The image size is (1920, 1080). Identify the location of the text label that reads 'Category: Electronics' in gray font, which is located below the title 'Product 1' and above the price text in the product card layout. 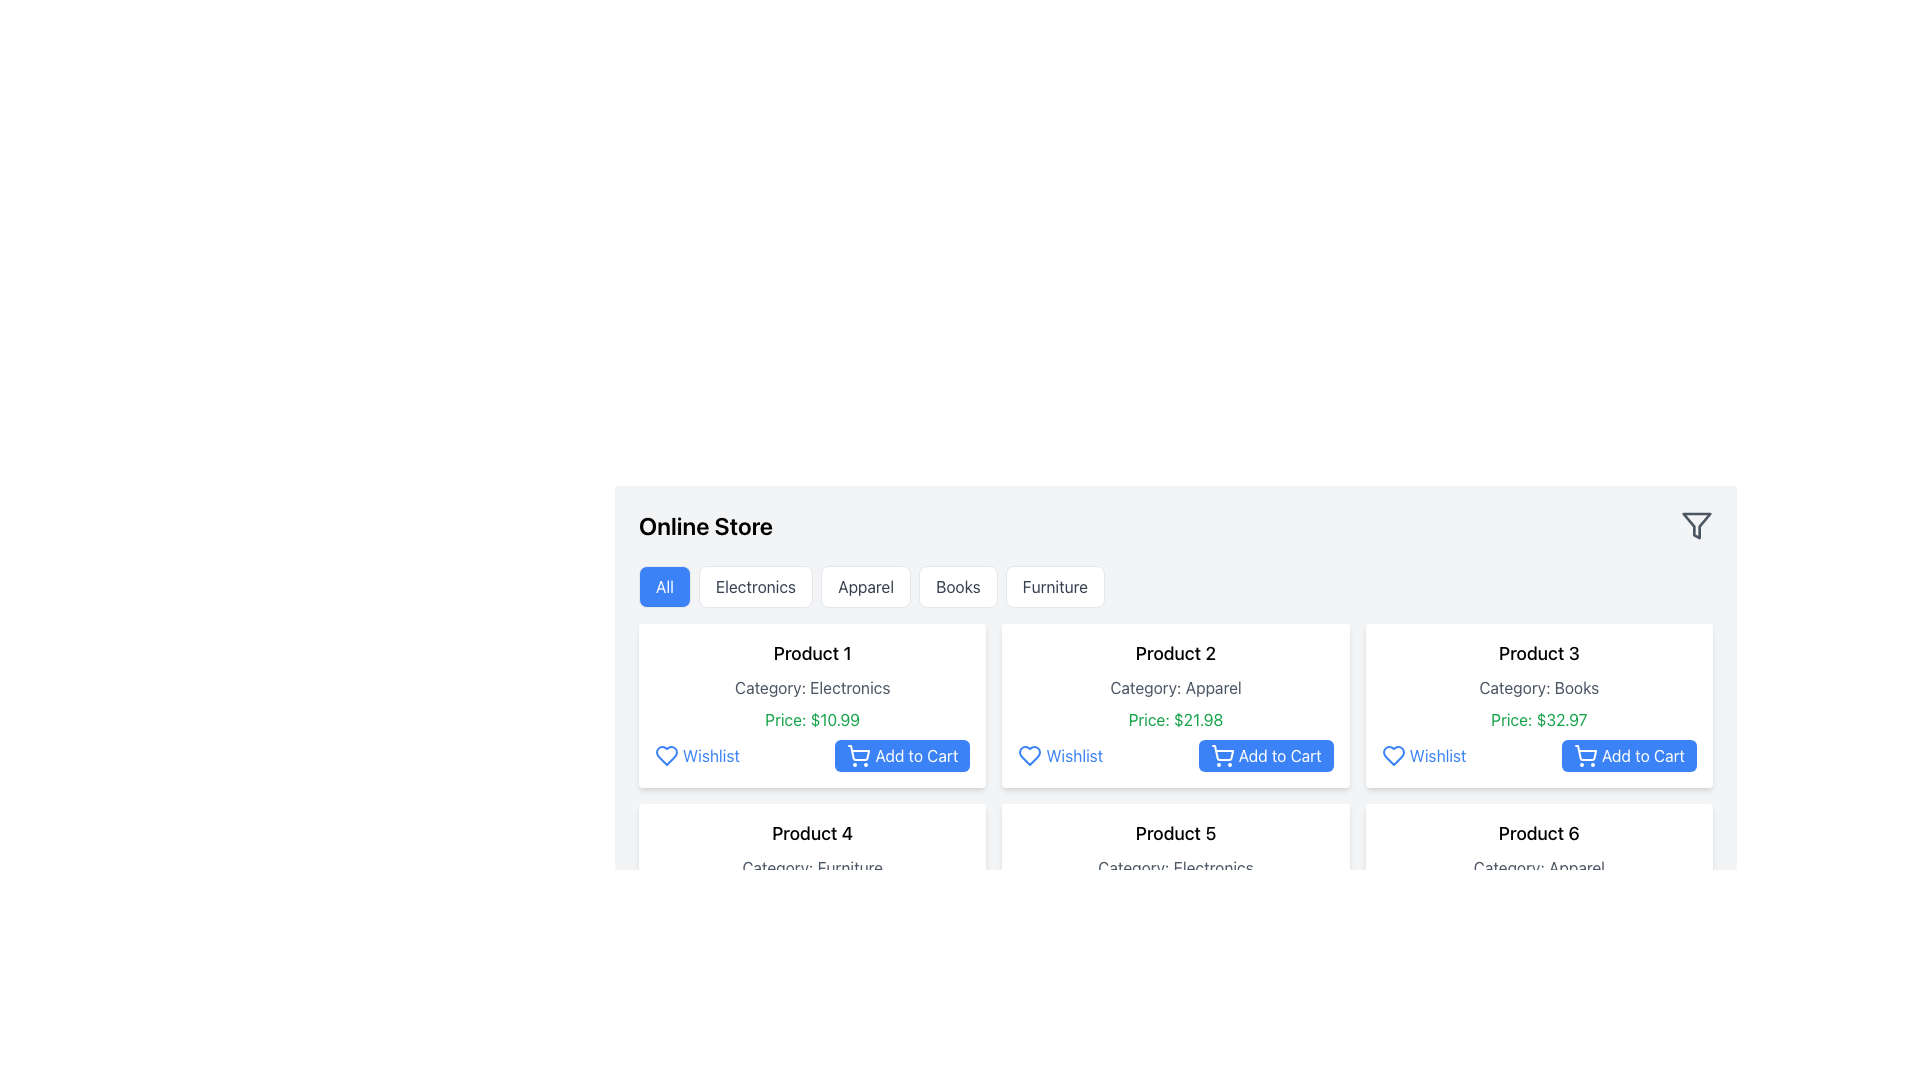
(812, 686).